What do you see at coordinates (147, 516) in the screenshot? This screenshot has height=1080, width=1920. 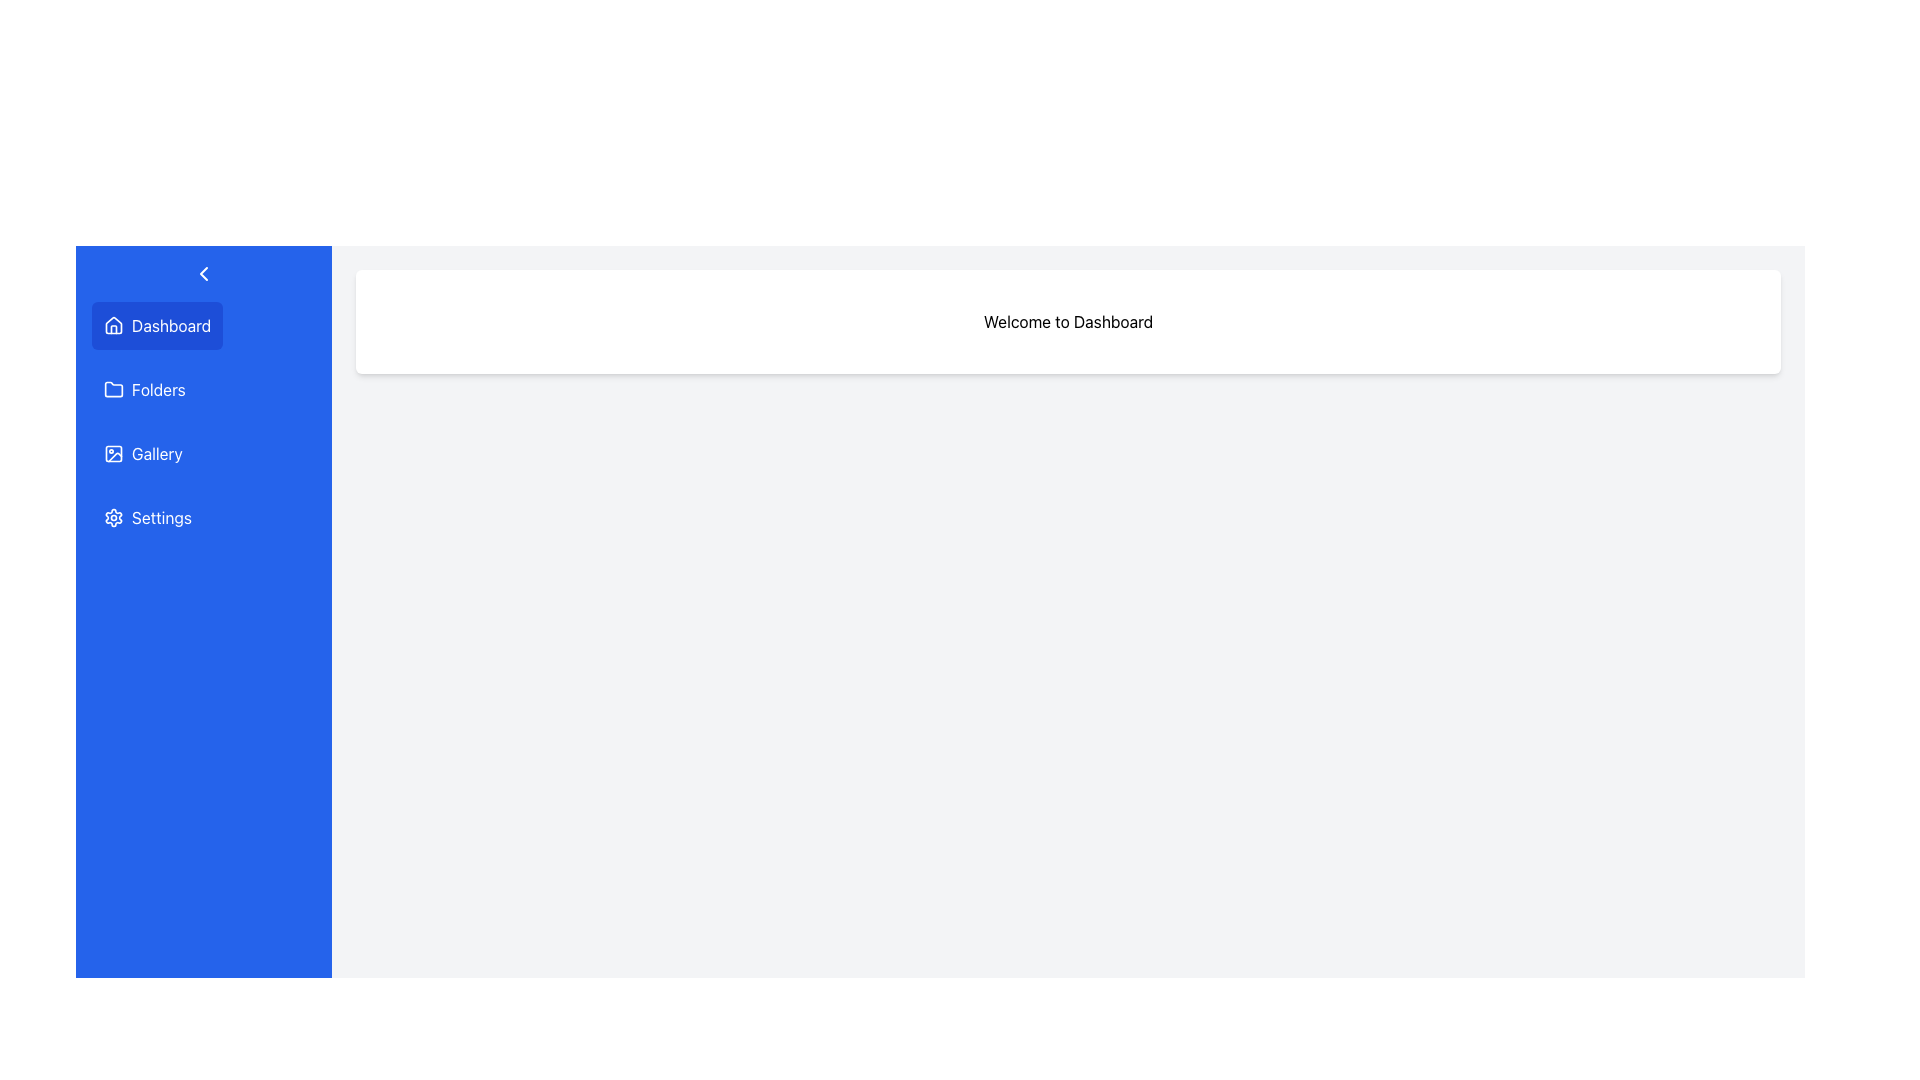 I see `the navigation button for settings located below the 'Gallery' element` at bounding box center [147, 516].